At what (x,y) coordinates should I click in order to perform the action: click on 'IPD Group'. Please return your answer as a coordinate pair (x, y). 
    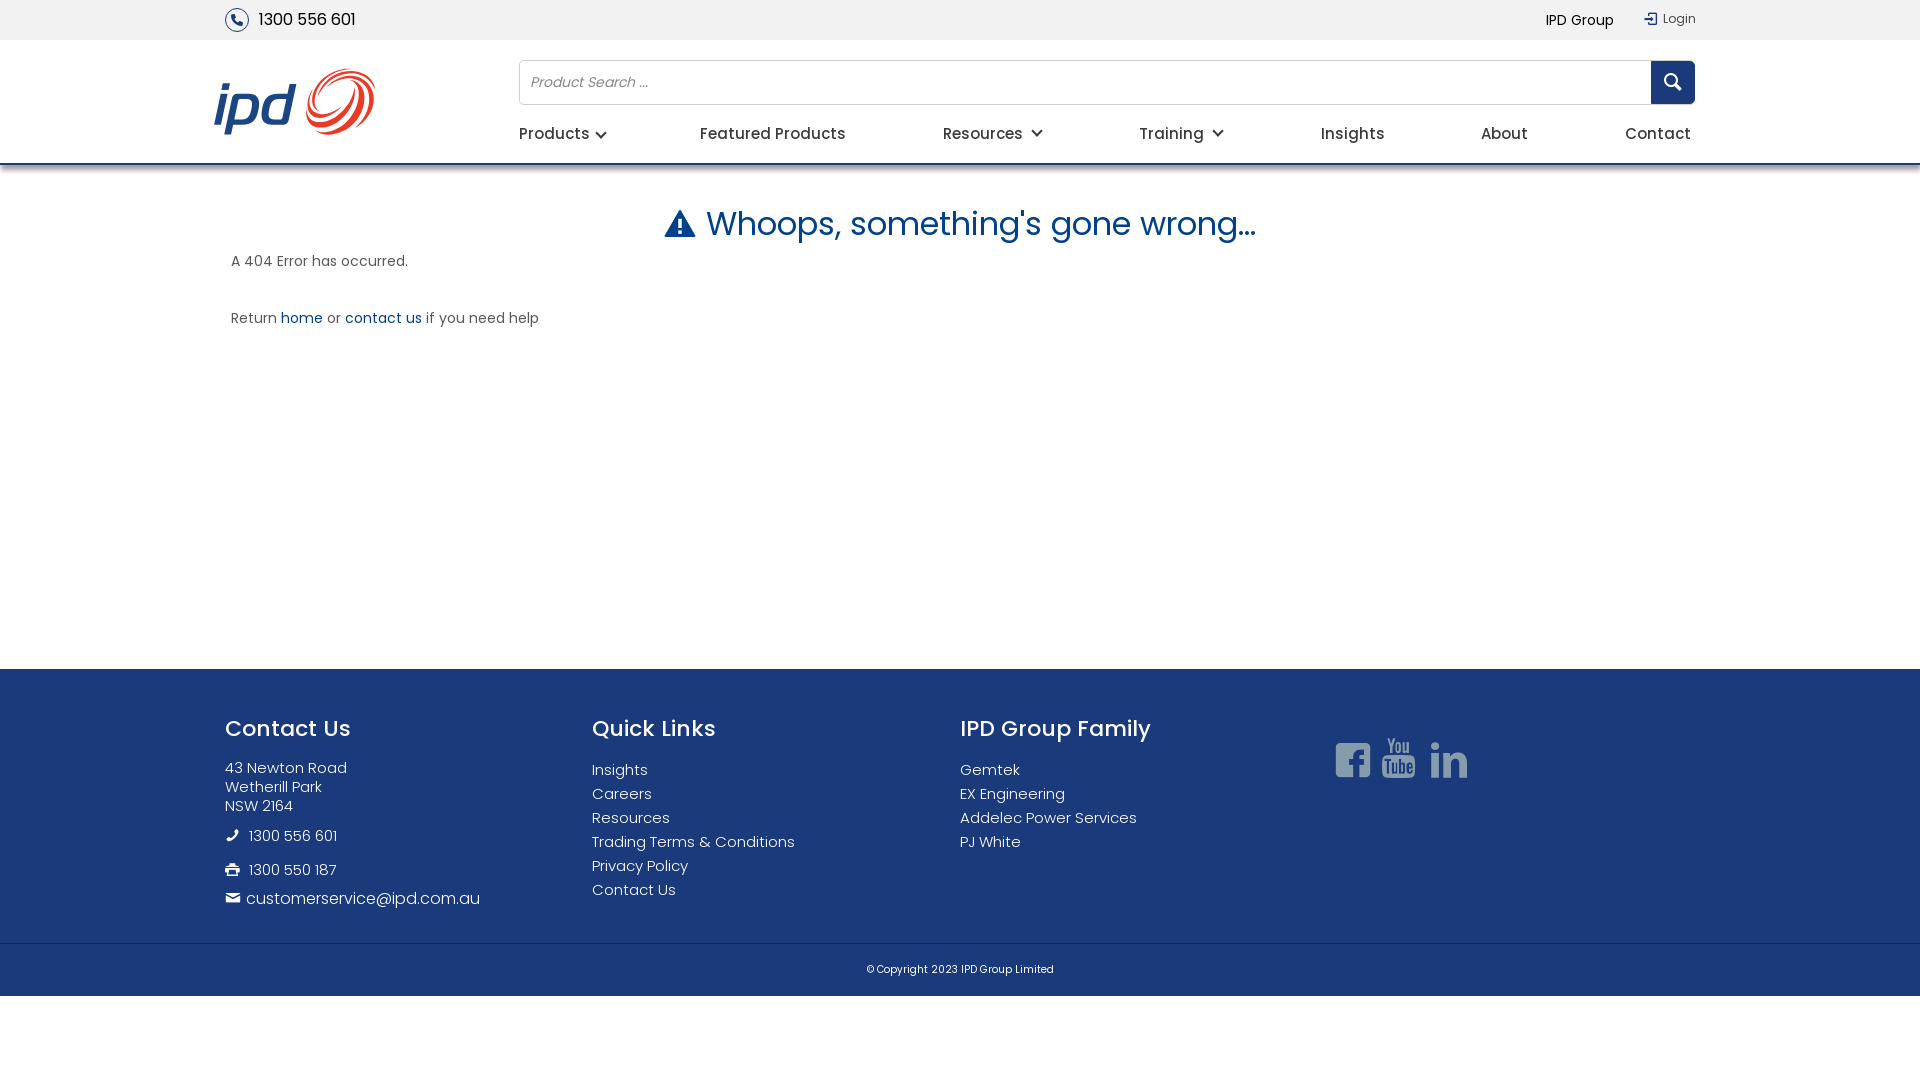
    Looking at the image, I should click on (1578, 19).